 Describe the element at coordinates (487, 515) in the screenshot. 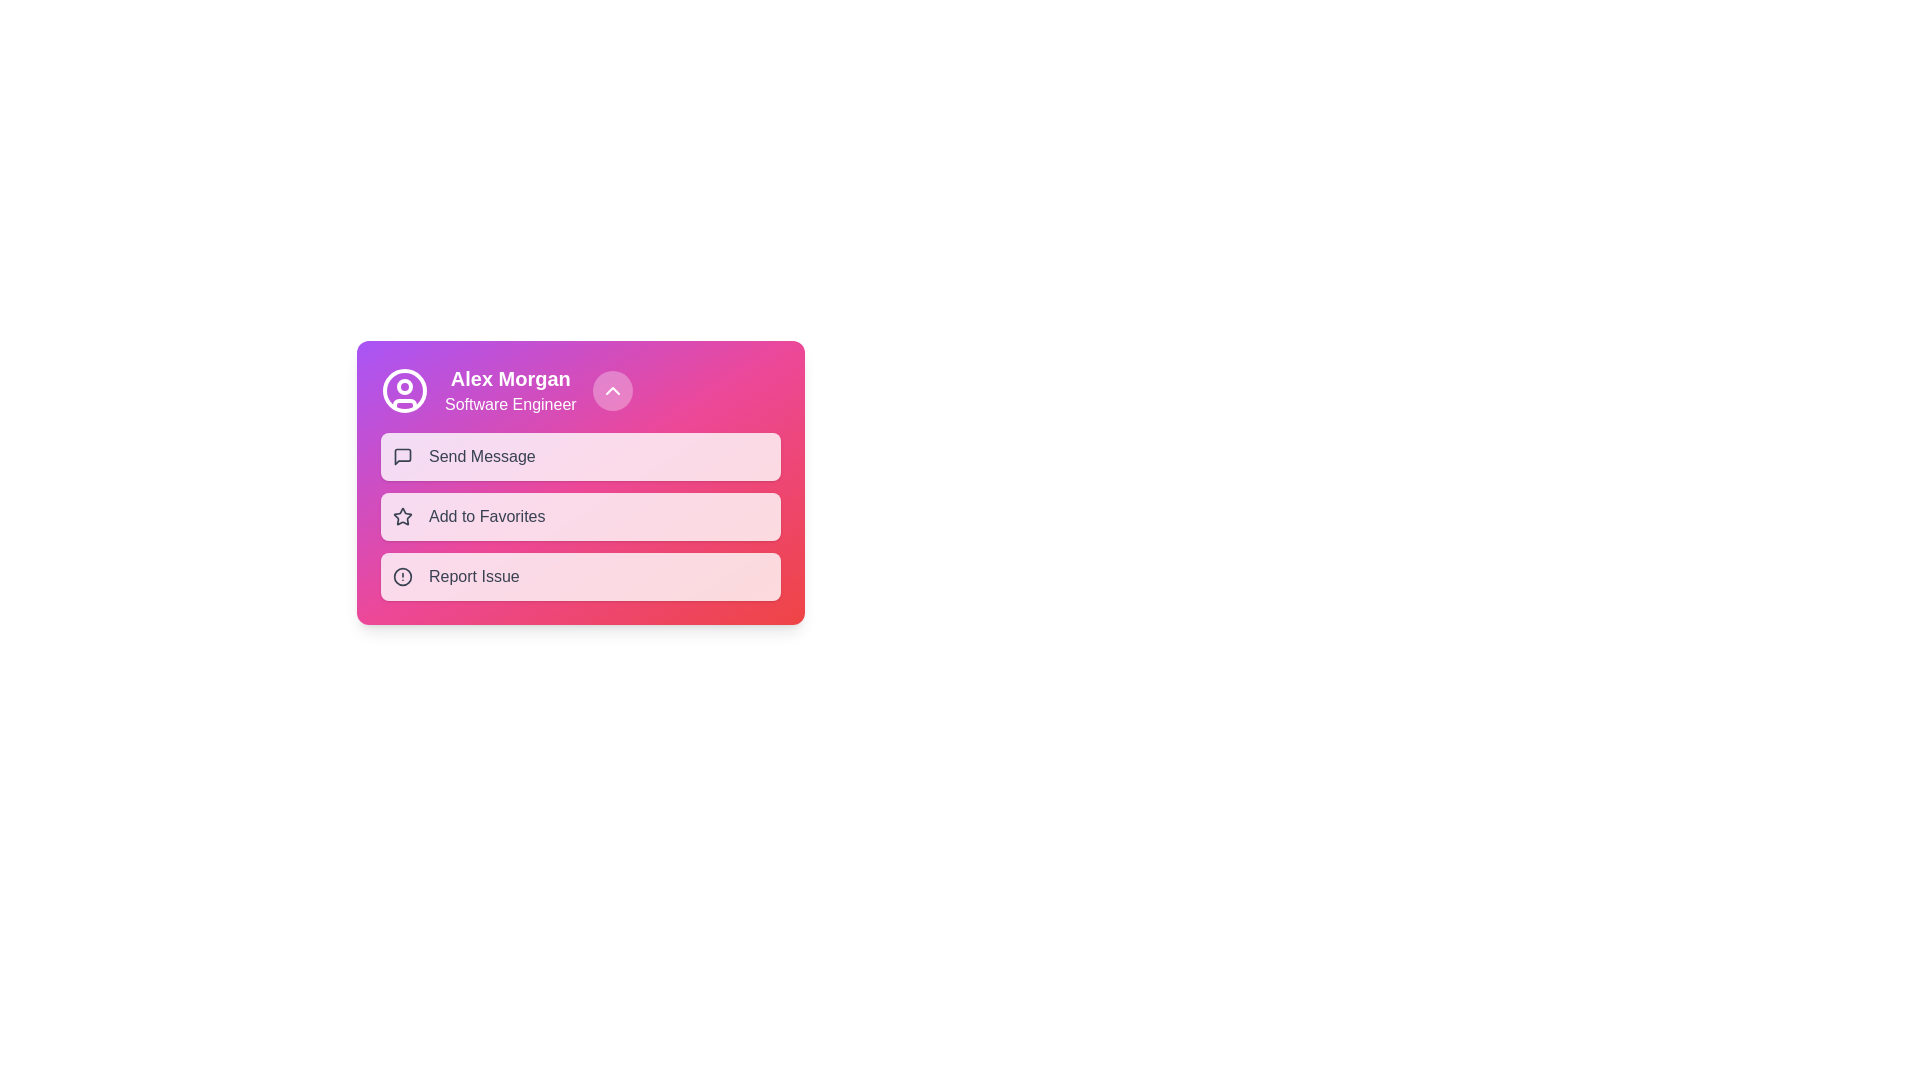

I see `the text label indicating the action to add a user or item to favorites, located below the 'Send Message' button and above the 'Report Issue' button, to the right of the gray star icon` at that location.